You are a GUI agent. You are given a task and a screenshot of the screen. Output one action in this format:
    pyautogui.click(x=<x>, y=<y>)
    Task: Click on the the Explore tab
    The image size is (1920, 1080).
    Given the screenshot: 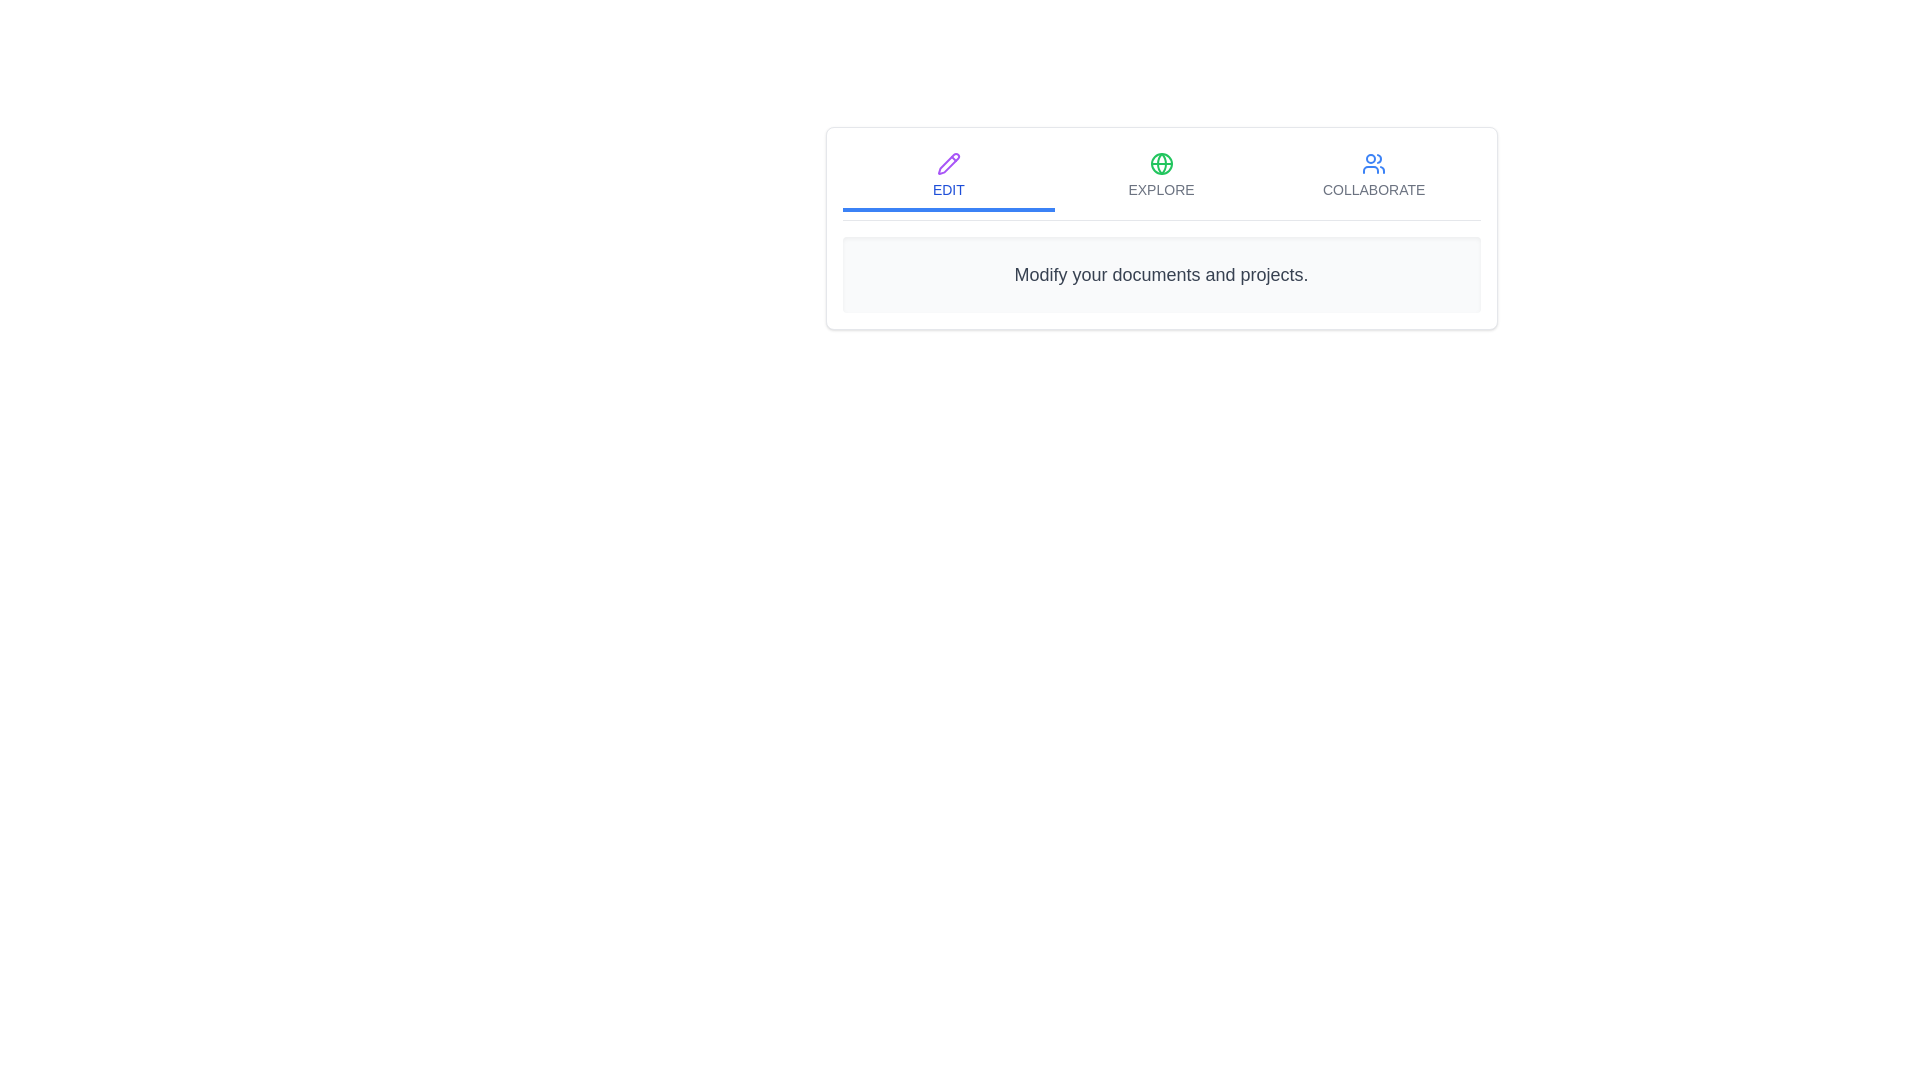 What is the action you would take?
    pyautogui.click(x=1161, y=176)
    